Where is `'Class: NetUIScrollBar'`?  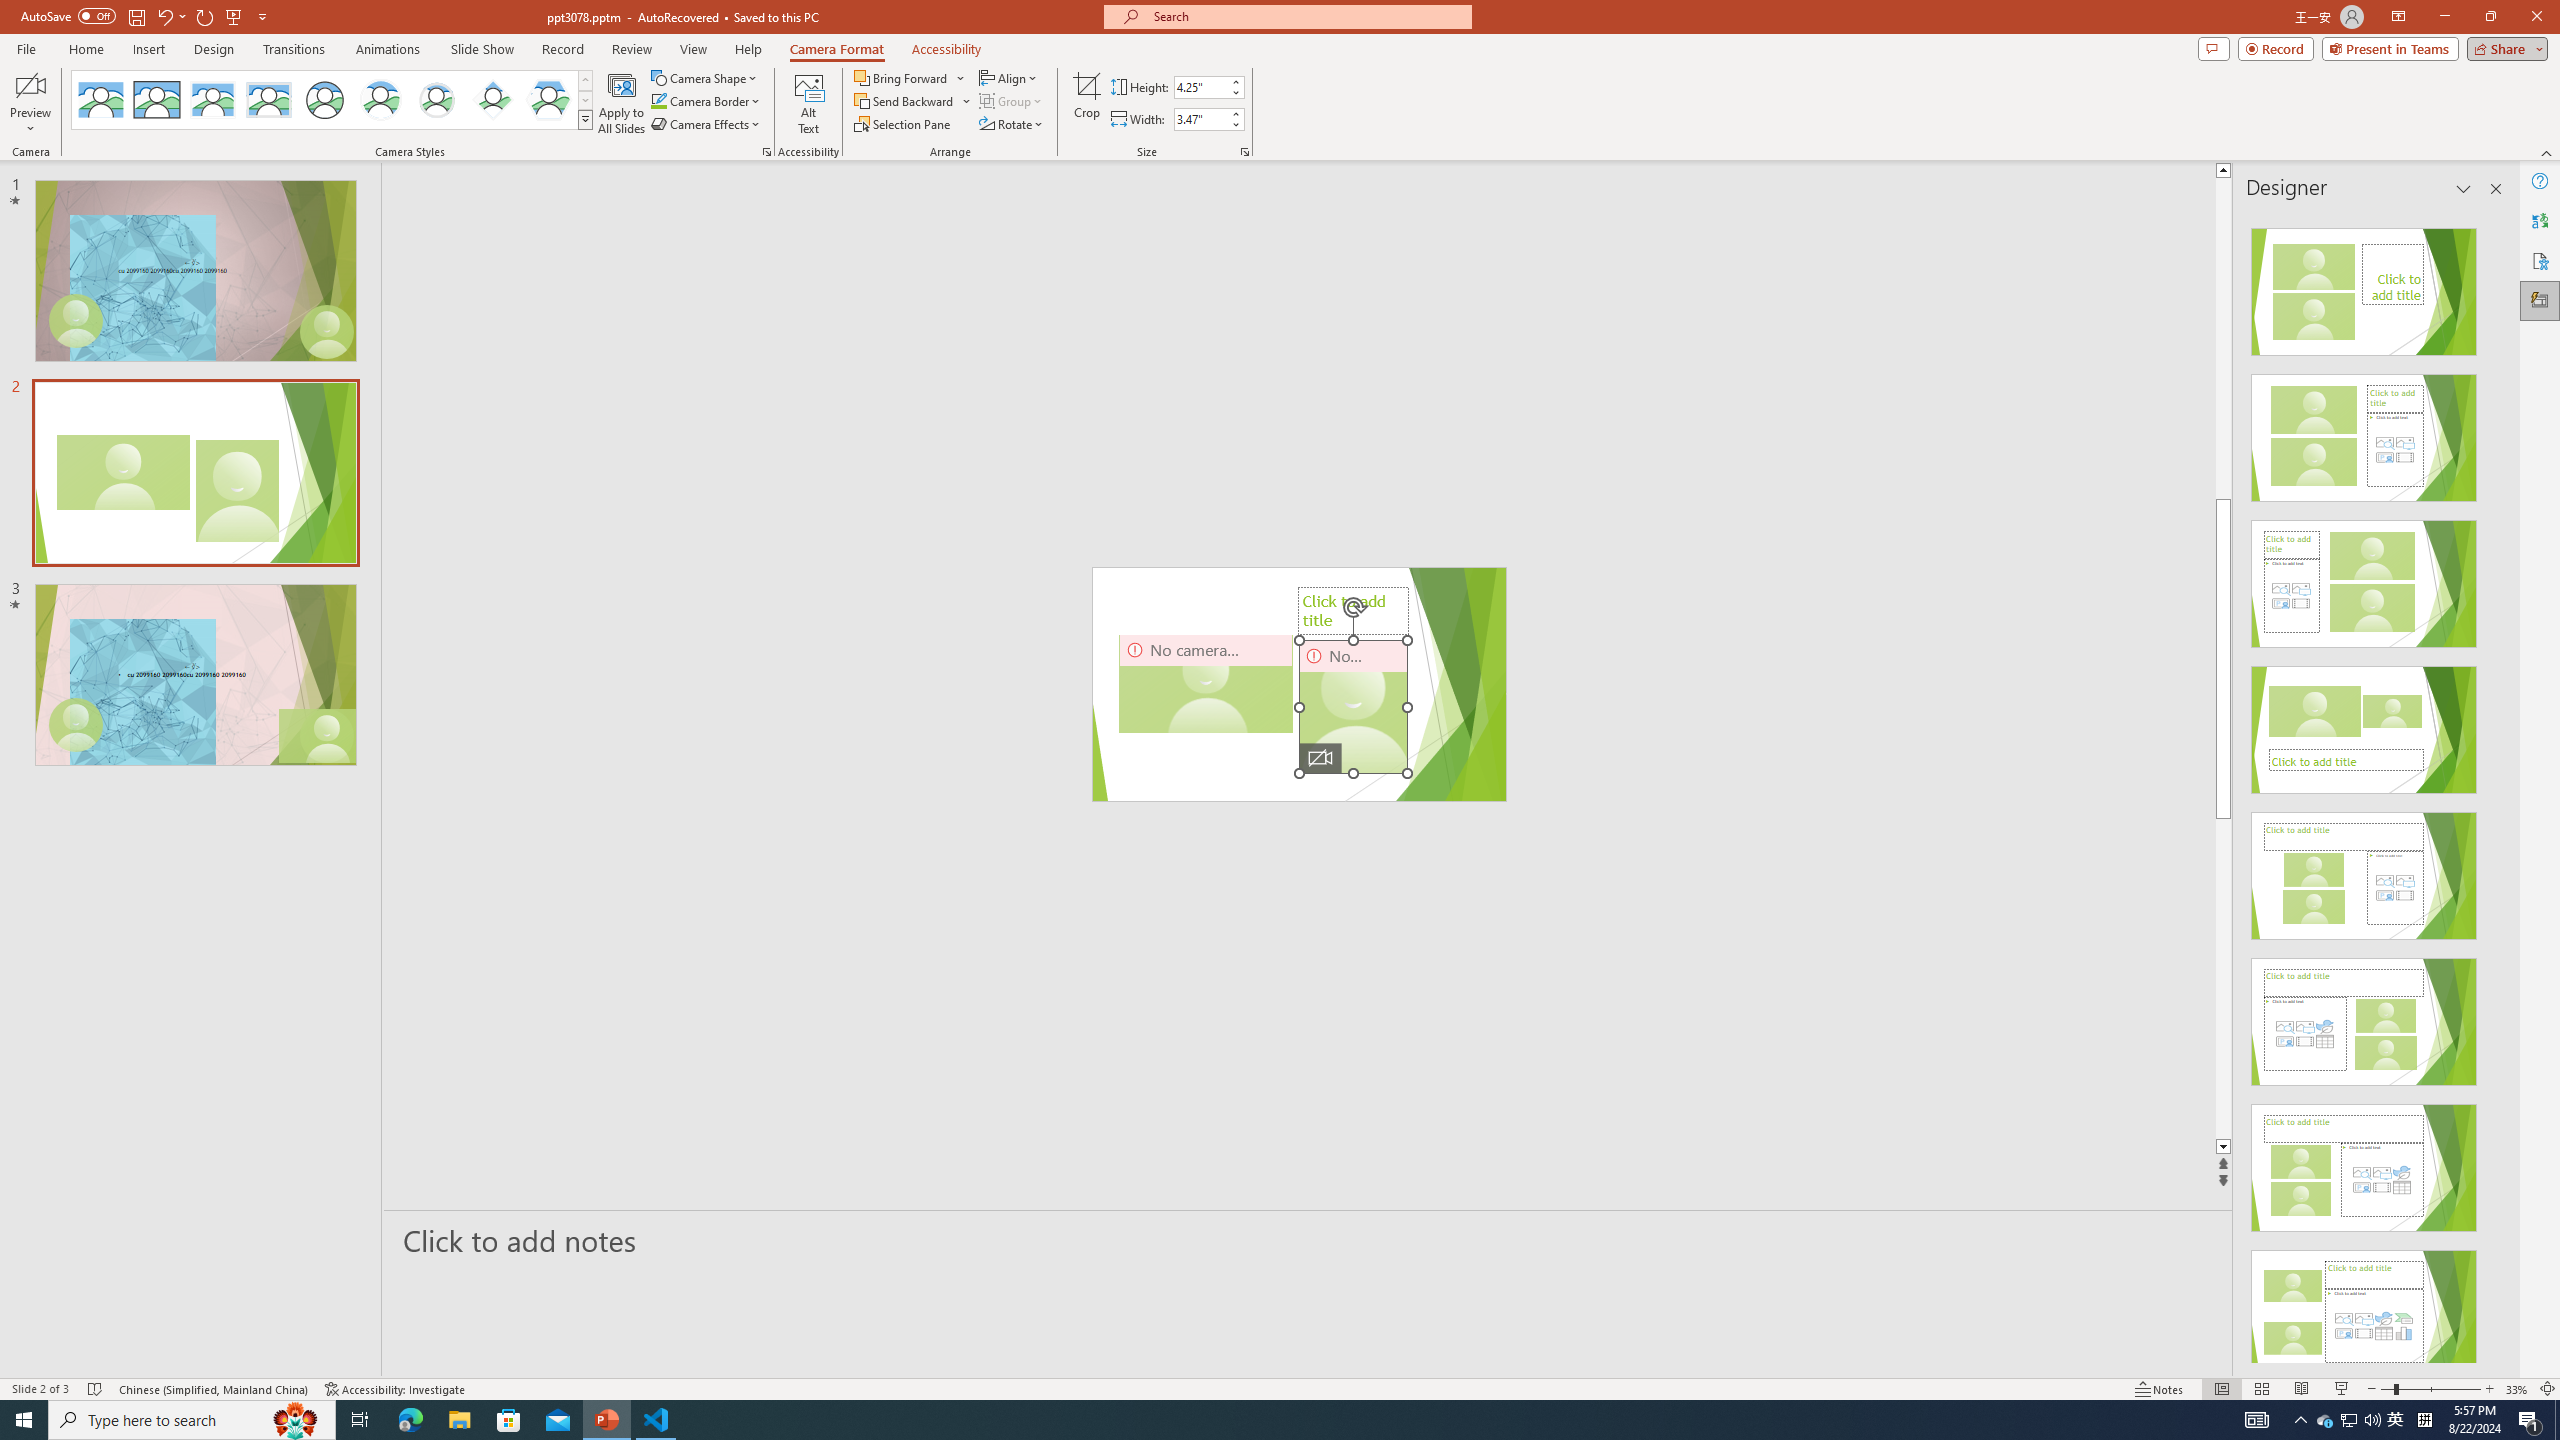 'Class: NetUIScrollBar' is located at coordinates (2494, 786).